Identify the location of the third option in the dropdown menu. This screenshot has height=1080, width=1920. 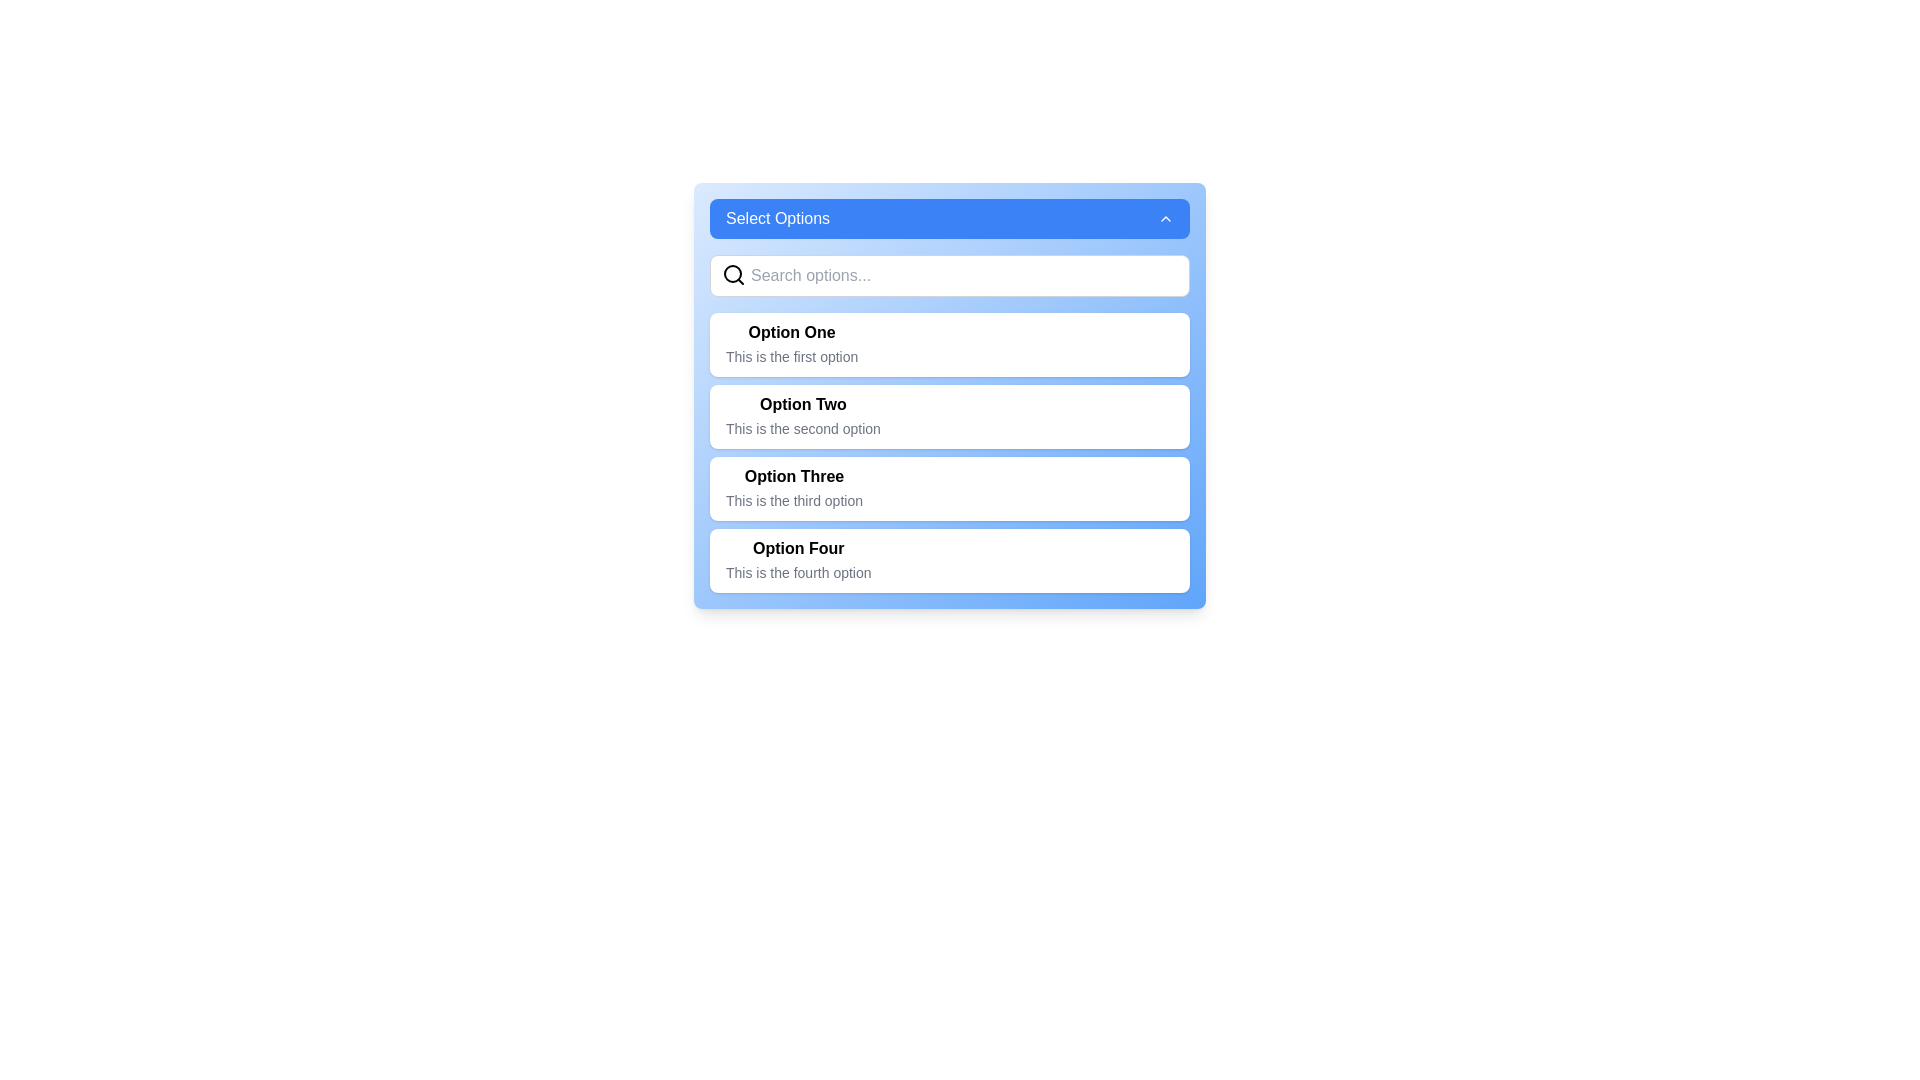
(793, 489).